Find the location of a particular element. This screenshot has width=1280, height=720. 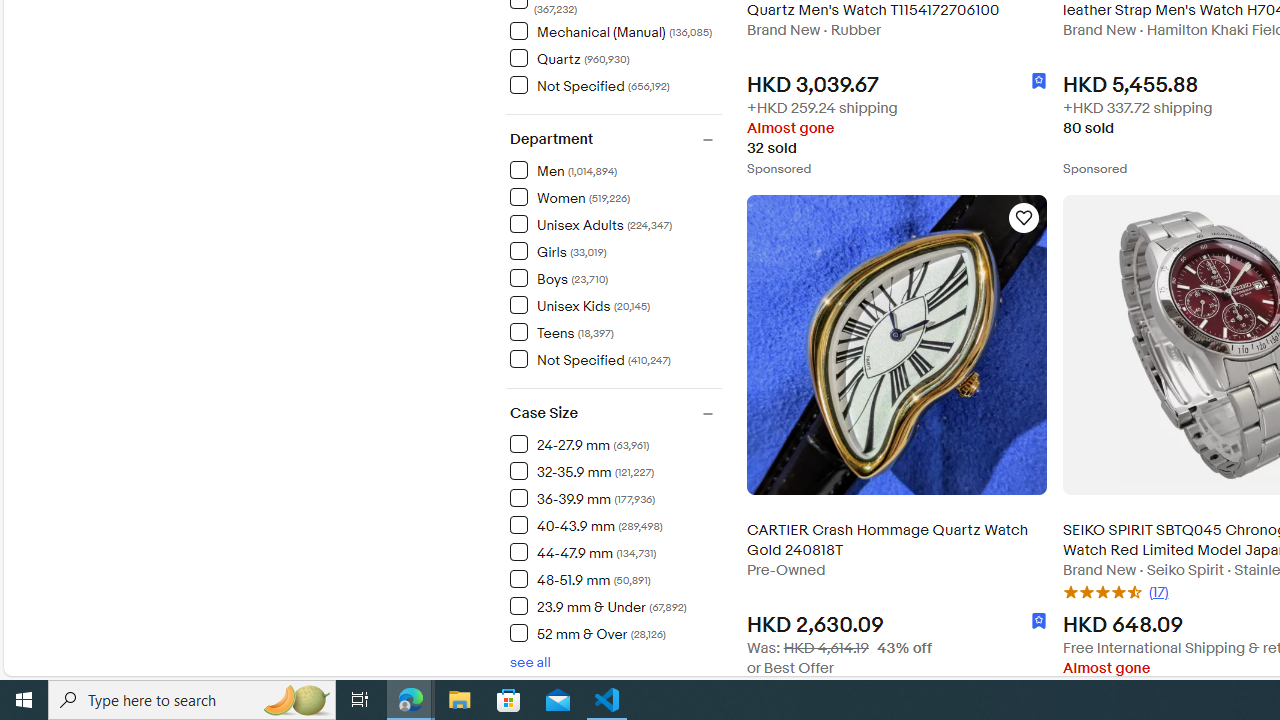

'52 mm & Over (28,126) Items' is located at coordinates (586, 633).